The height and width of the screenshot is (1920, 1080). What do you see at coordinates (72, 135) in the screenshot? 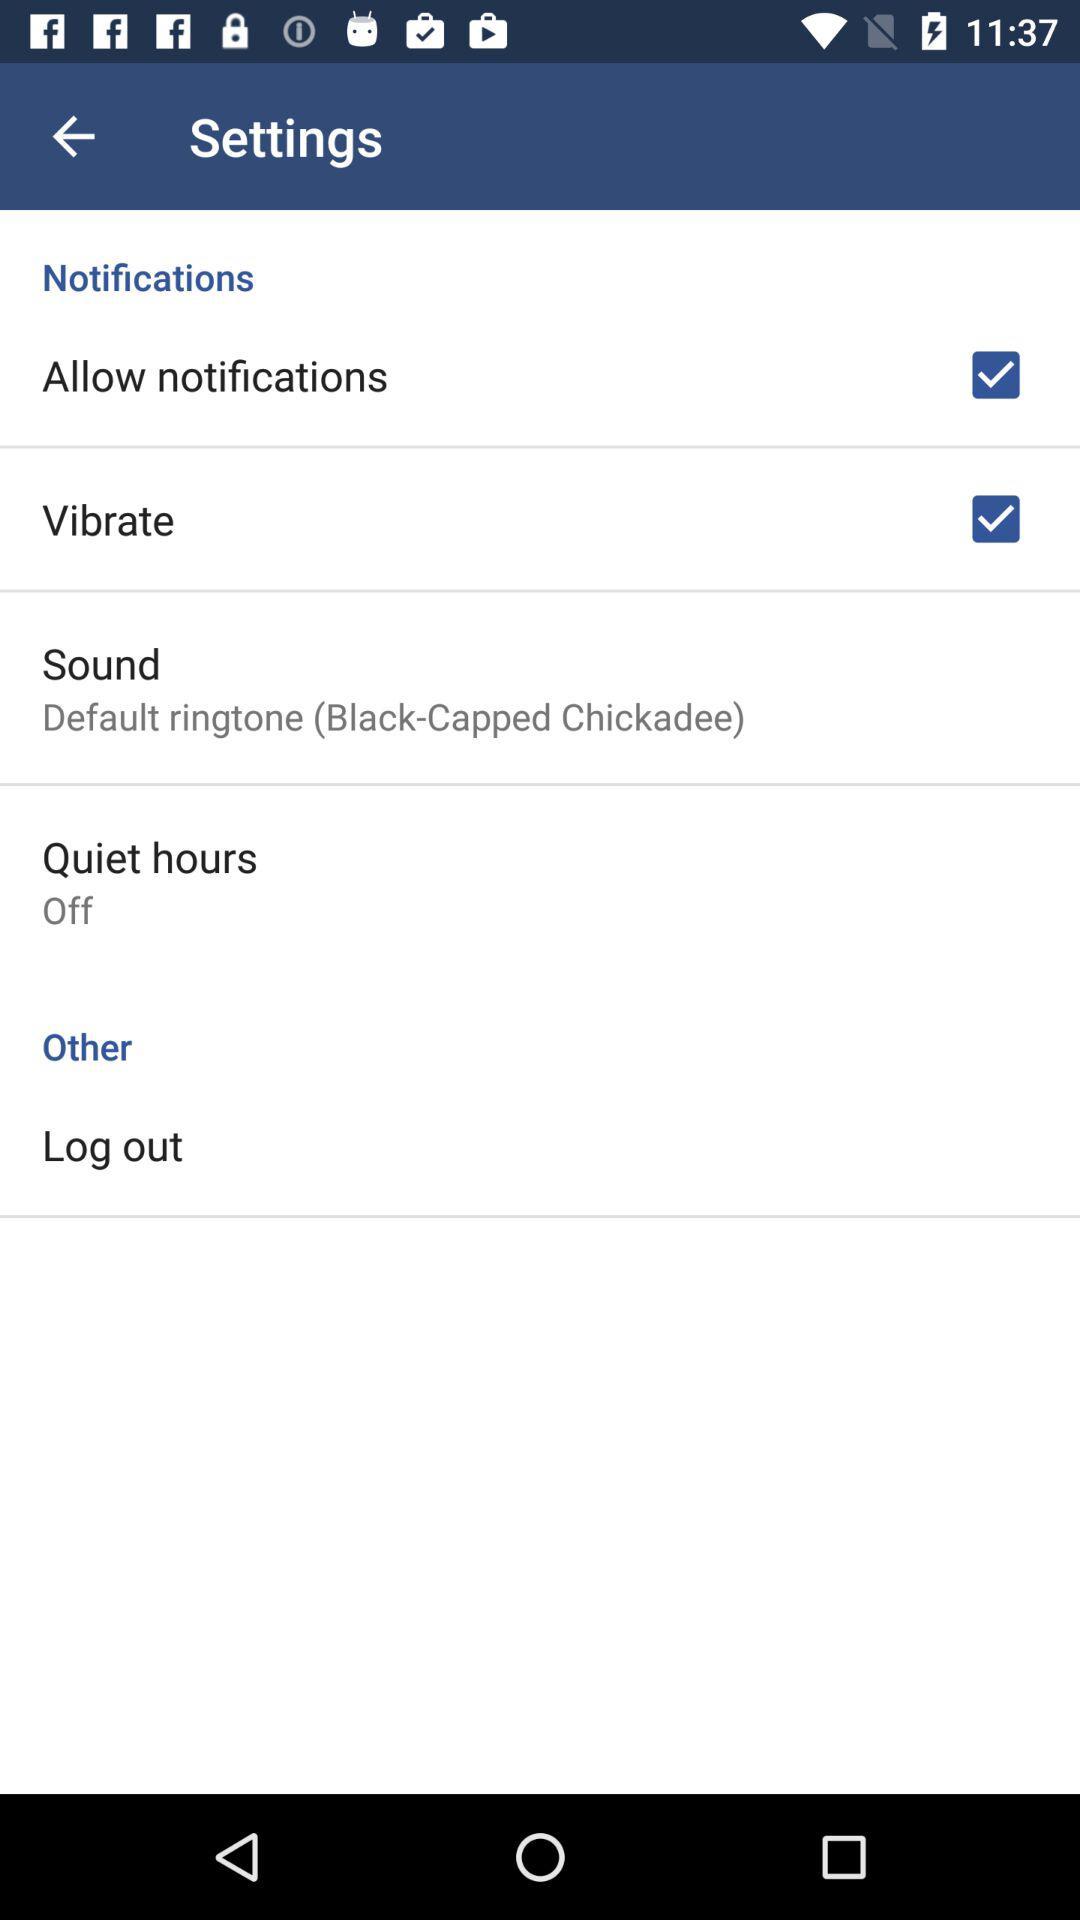
I see `the item next to settings` at bounding box center [72, 135].